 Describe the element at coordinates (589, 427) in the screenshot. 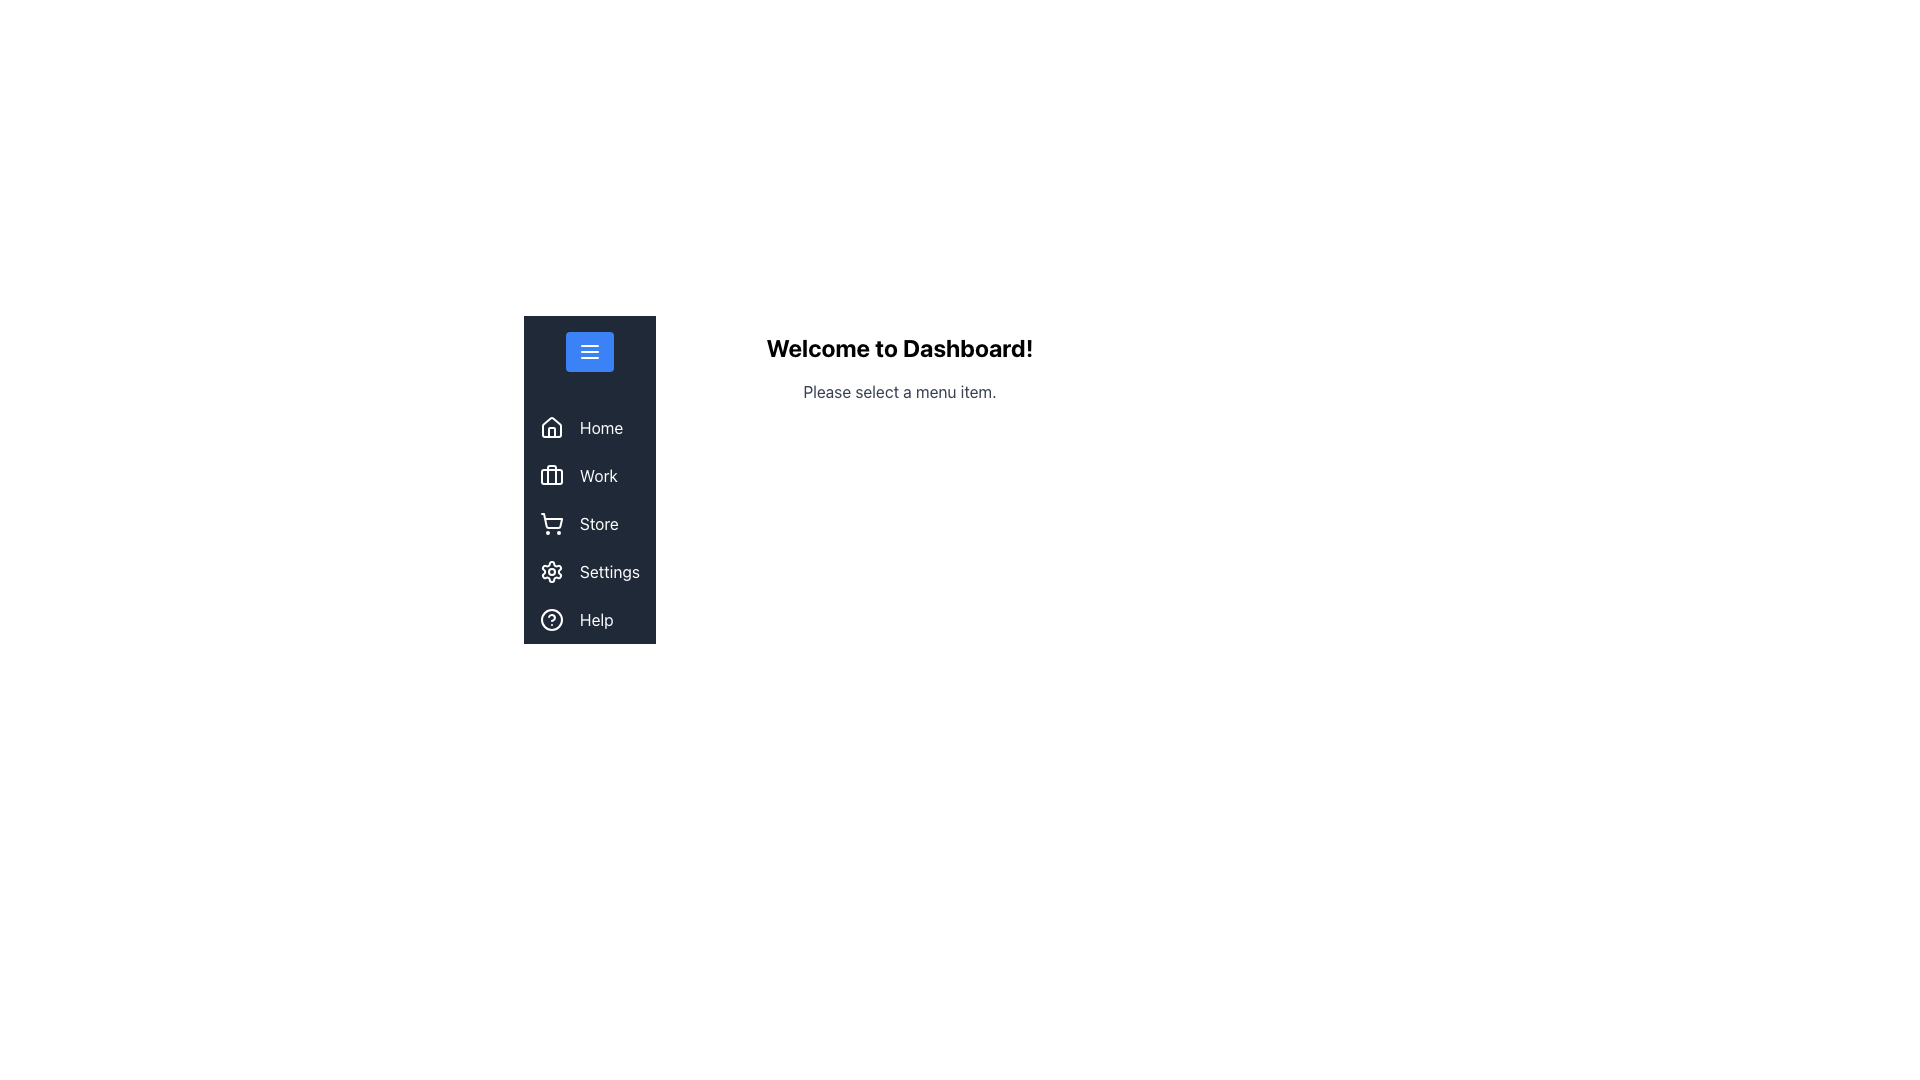

I see `the 'Home' menu item in the vertical sidebar` at that location.